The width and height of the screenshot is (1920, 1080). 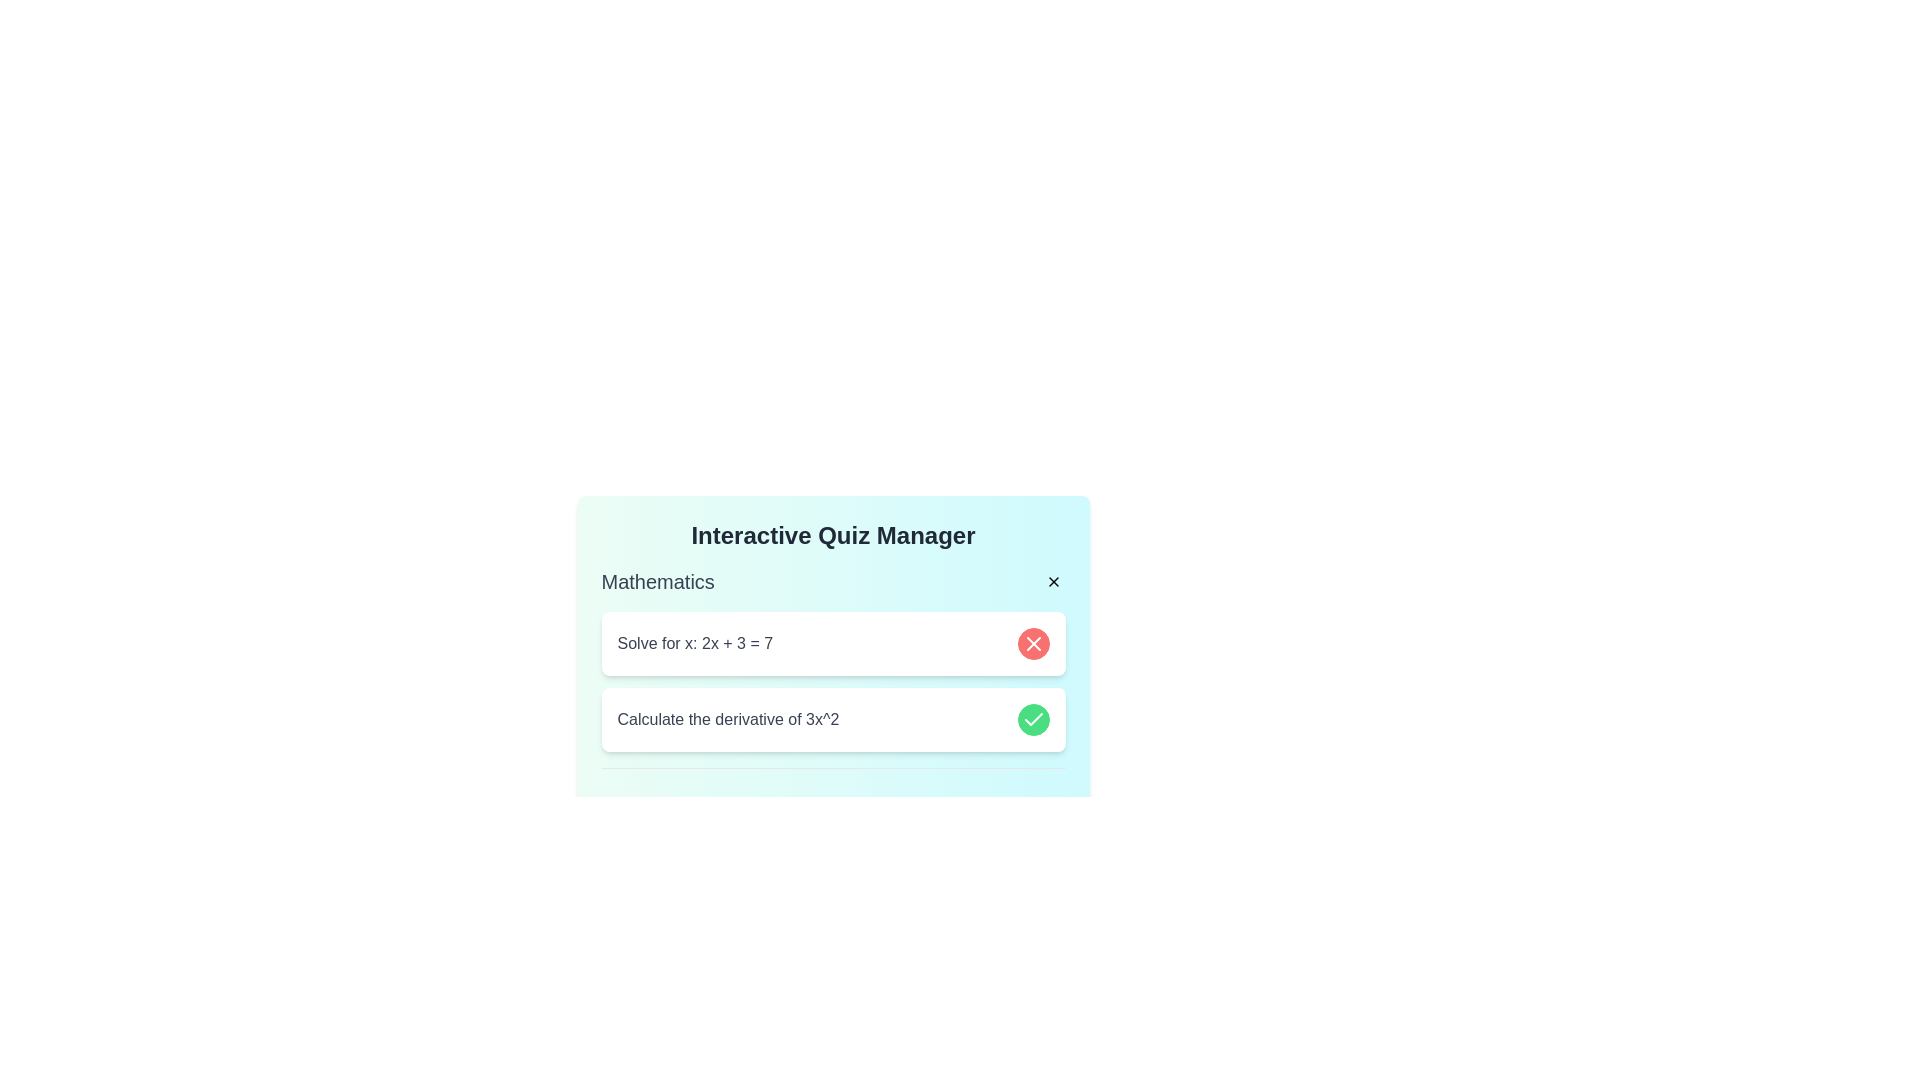 I want to click on the header text labeled 'Interactive Quiz Manager', which is styled in bold with a large font size and dark gray color, situated at the top center of a card interface with a gradient background, so click(x=833, y=535).